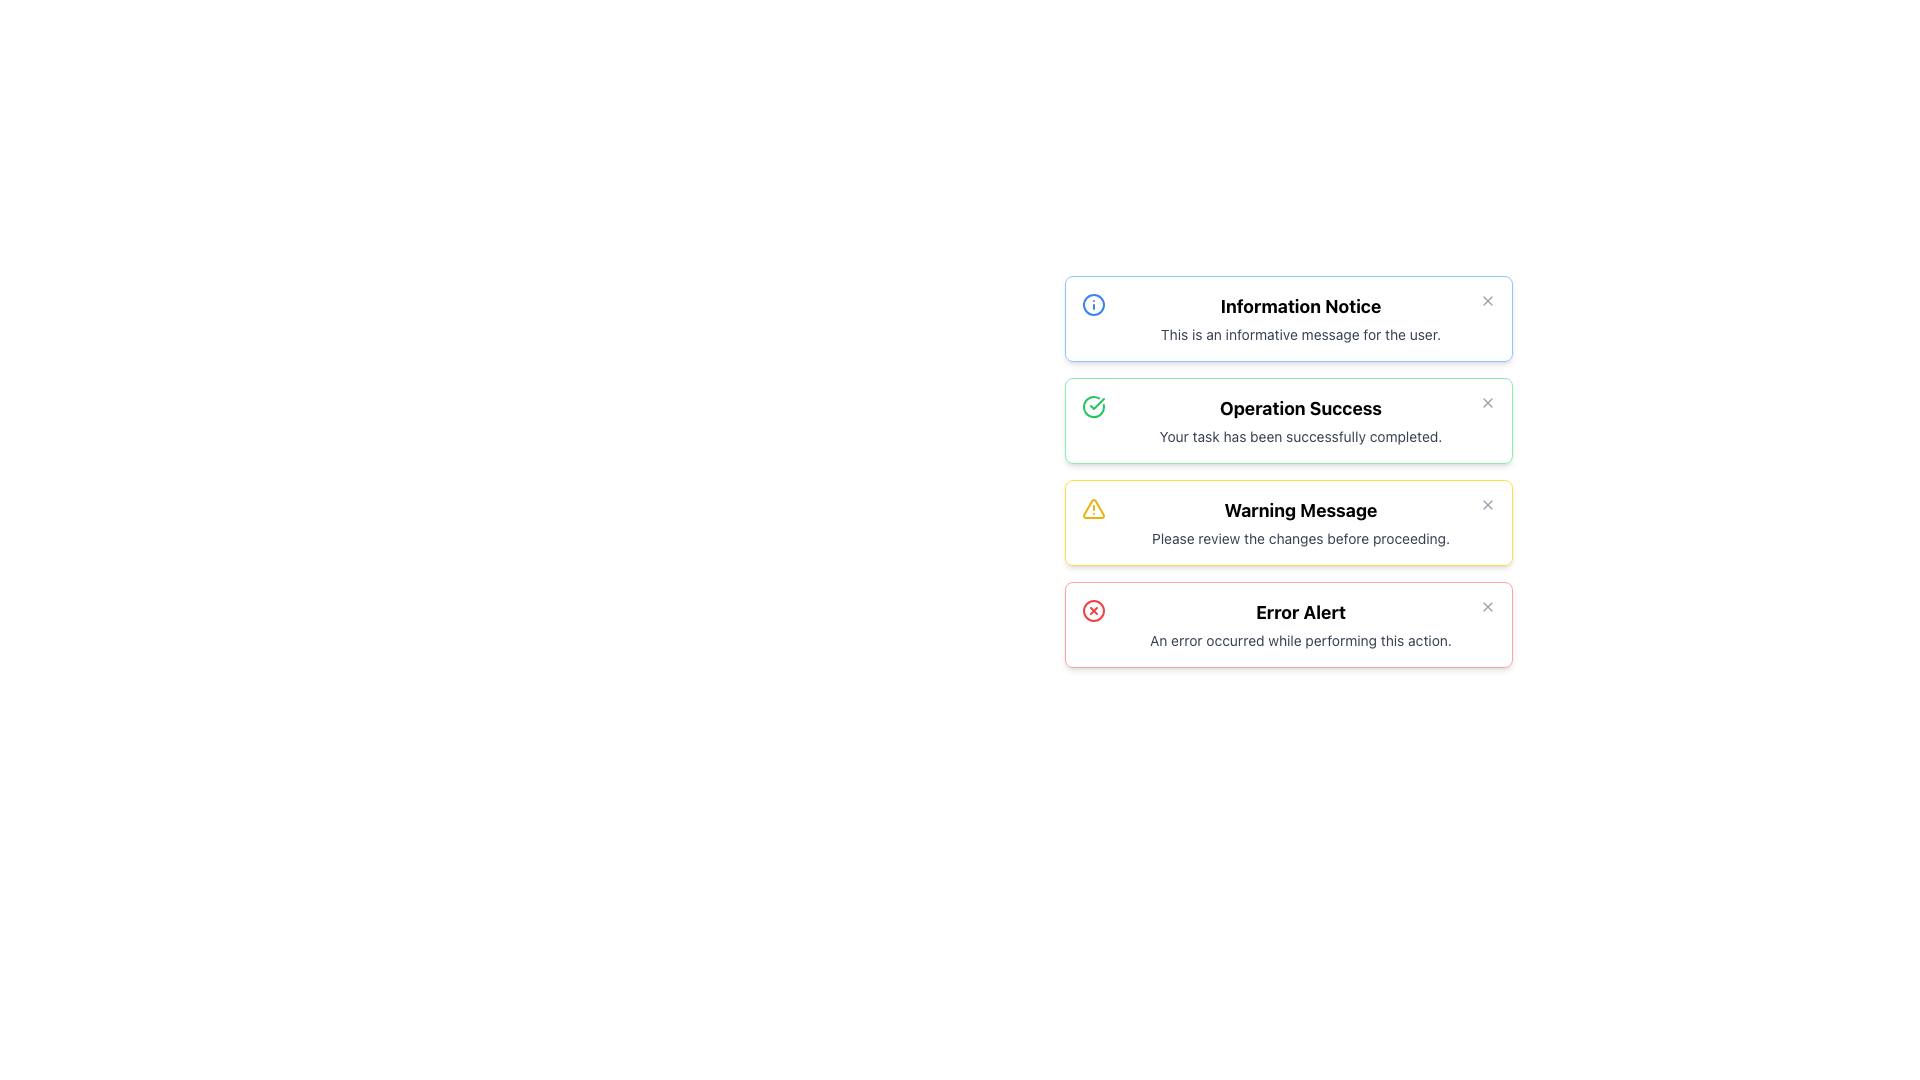  What do you see at coordinates (1300, 509) in the screenshot?
I see `the text label that serves as the title for the warning message card, which is centrally positioned within its notification card, framed with a yellow border and accompanied by a warning icon` at bounding box center [1300, 509].